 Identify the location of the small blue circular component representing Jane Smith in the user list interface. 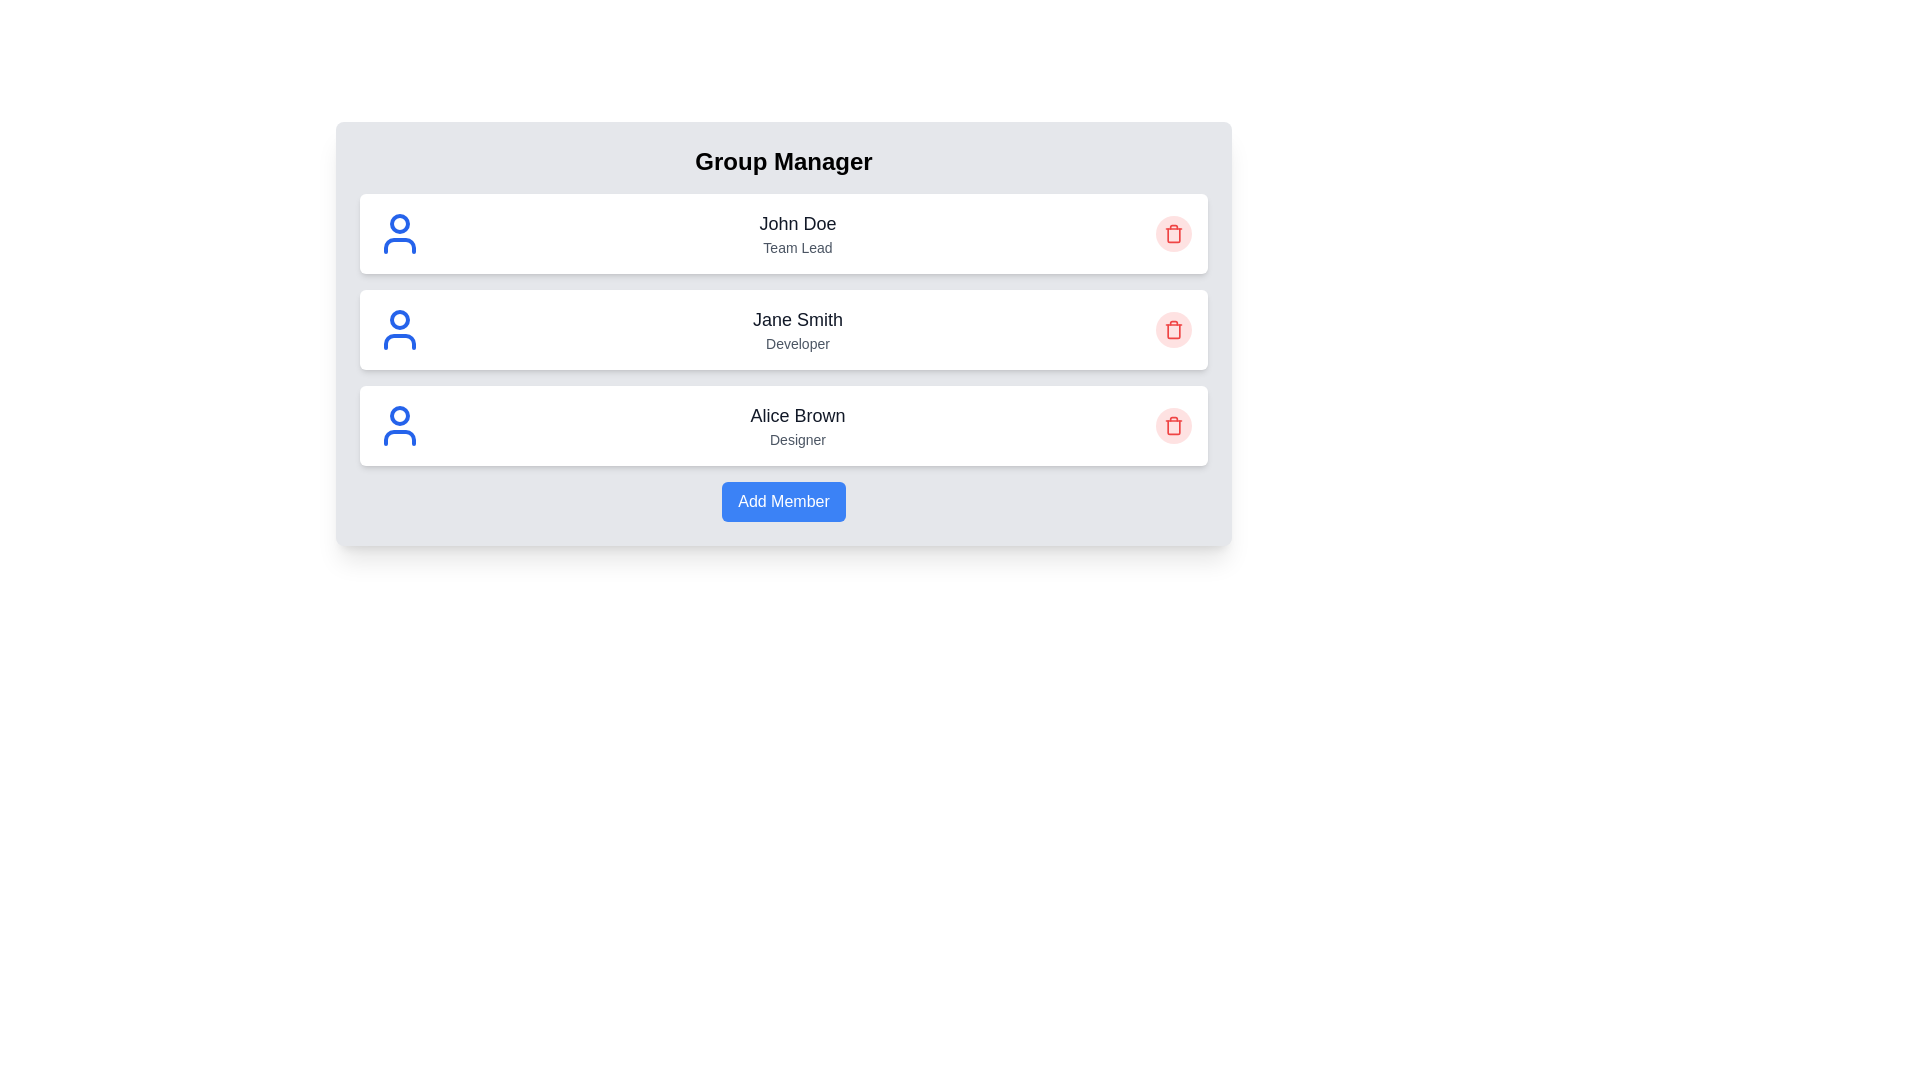
(399, 319).